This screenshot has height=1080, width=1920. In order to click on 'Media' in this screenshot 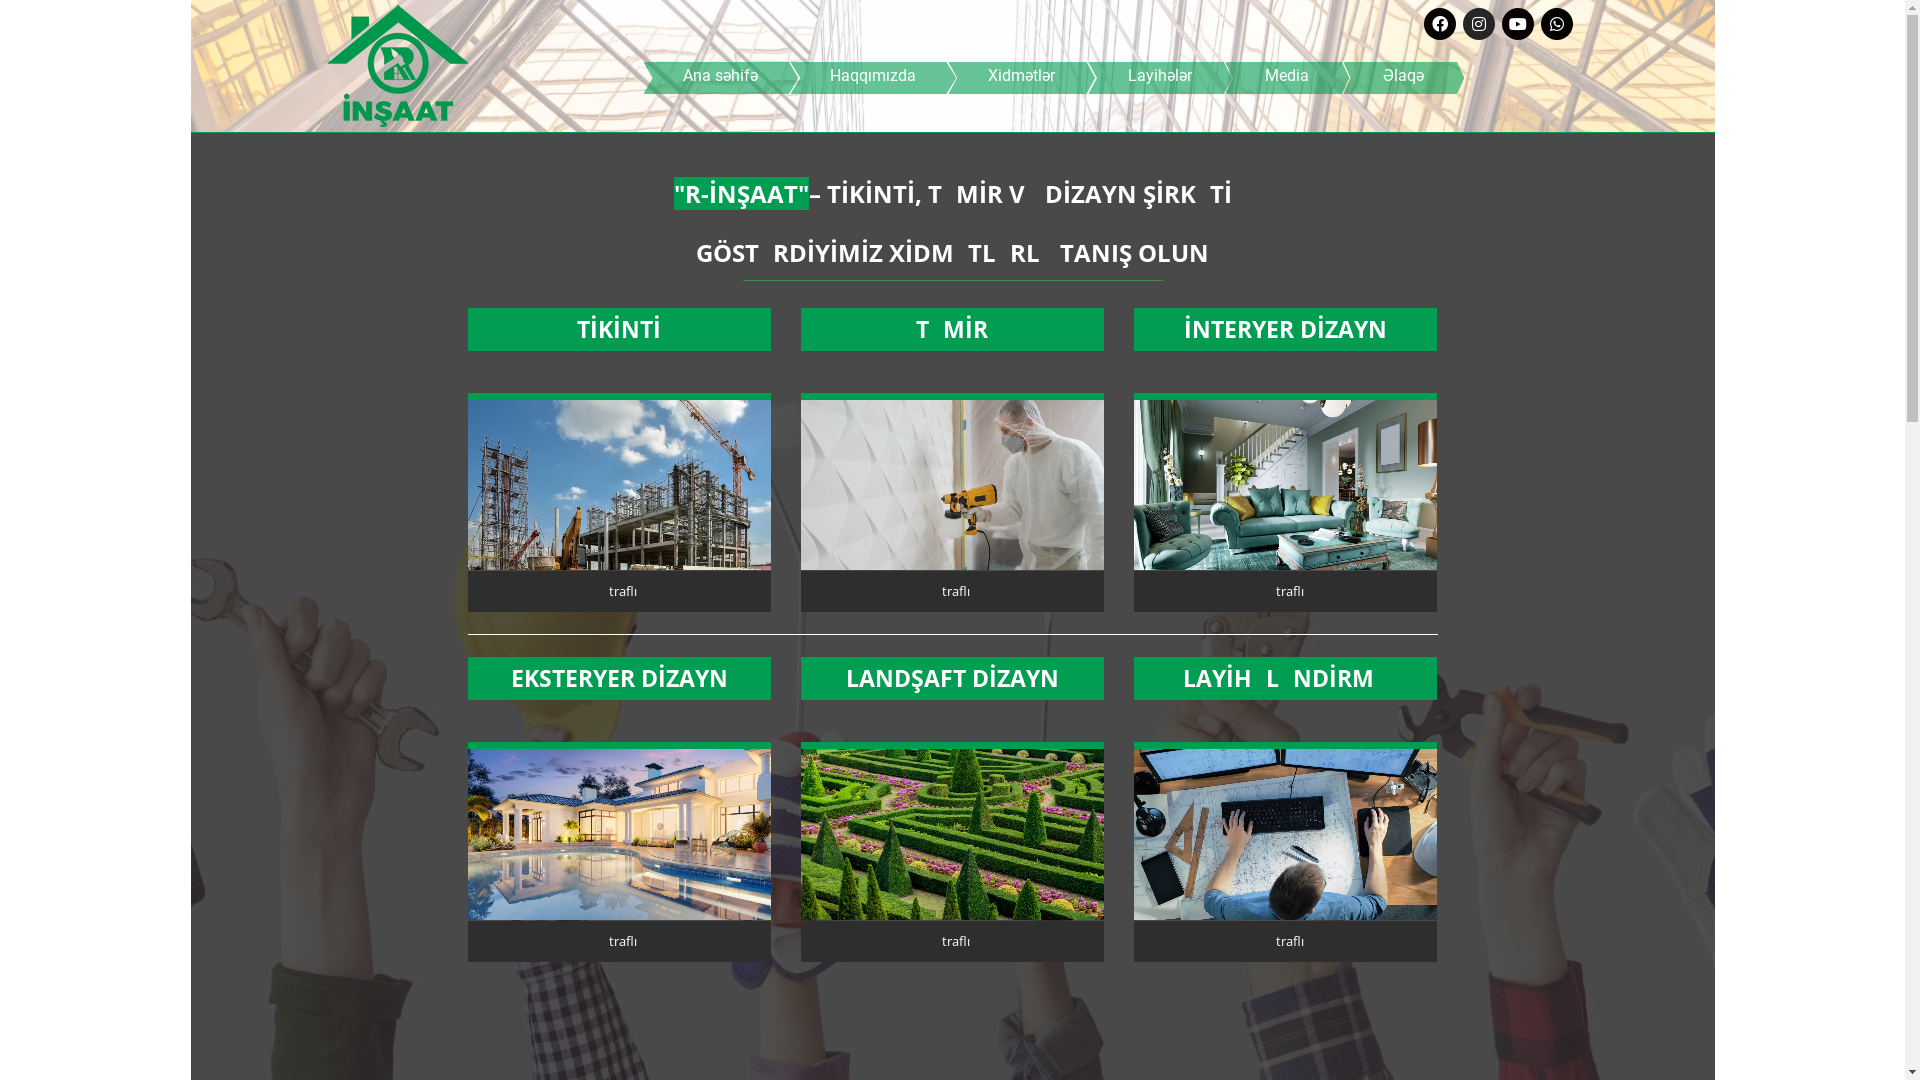, I will do `click(1286, 76)`.